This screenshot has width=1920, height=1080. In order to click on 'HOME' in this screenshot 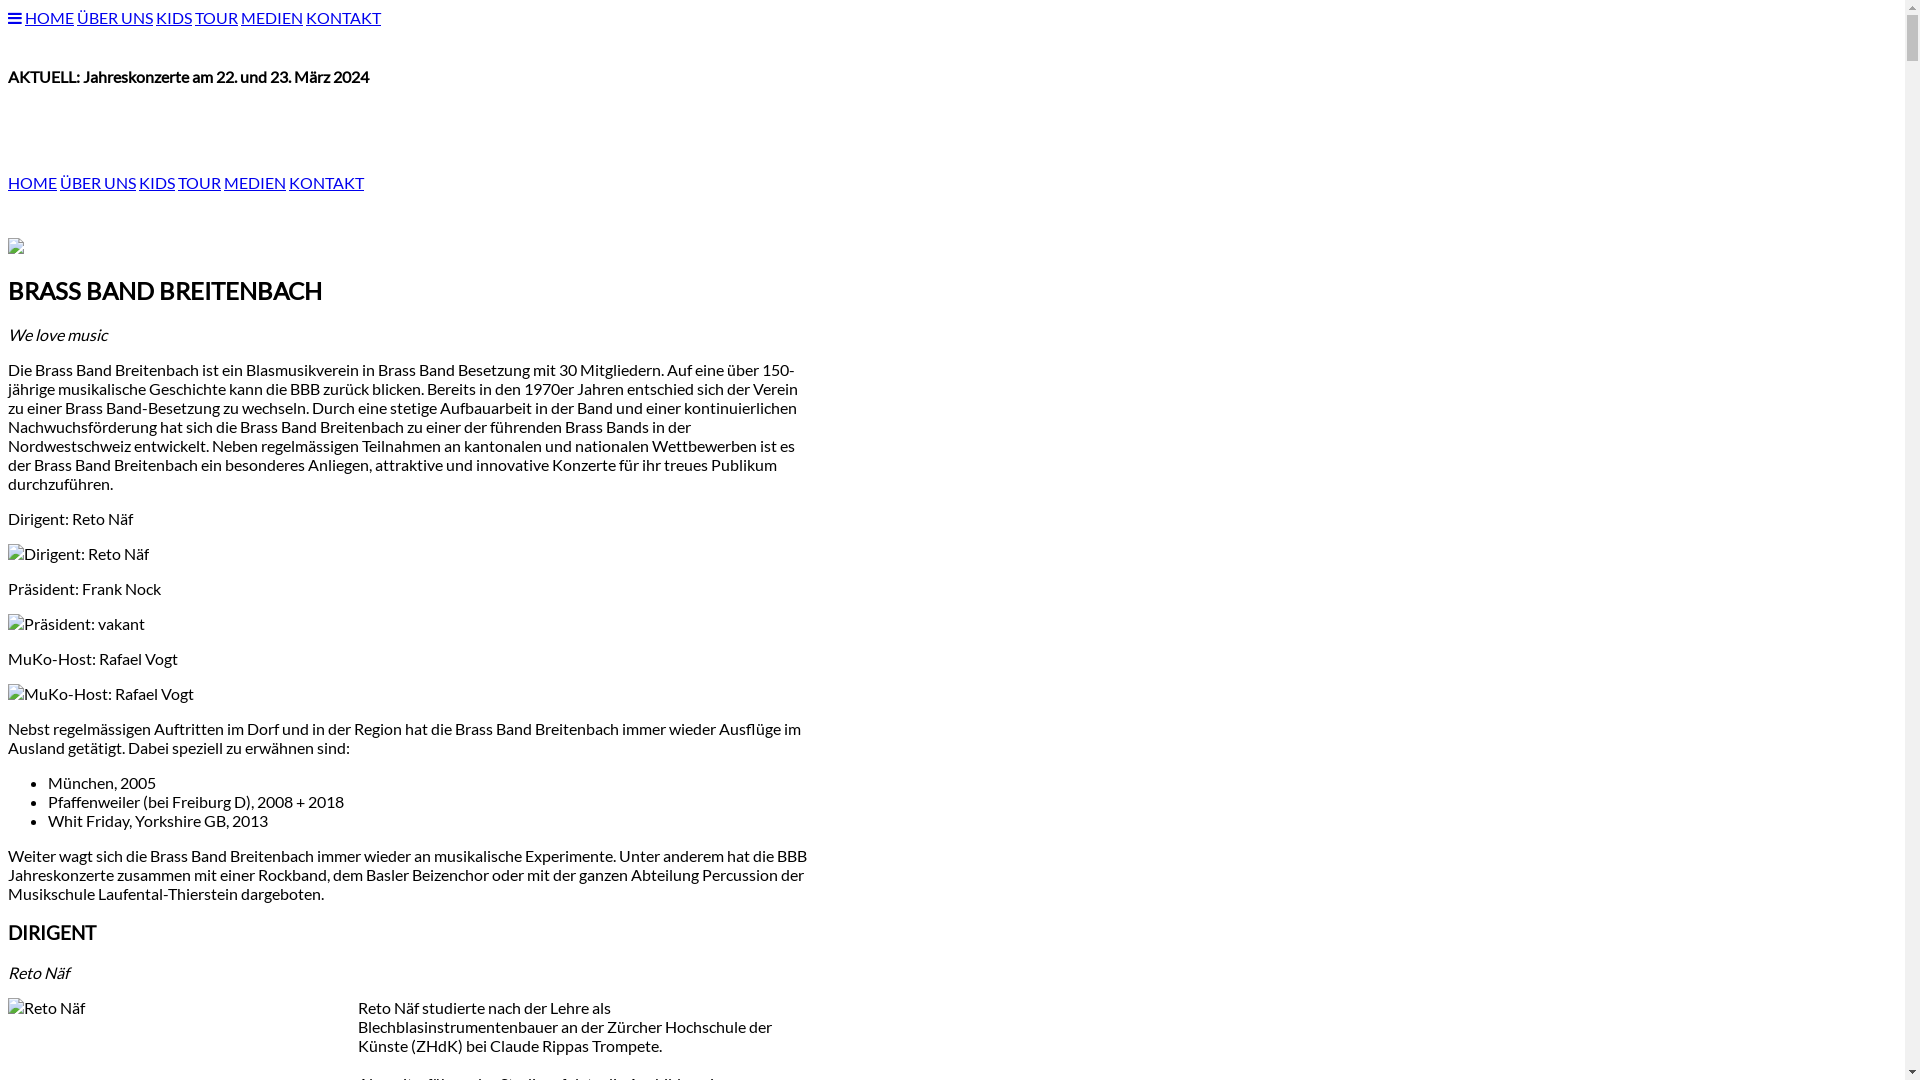, I will do `click(49, 17)`.